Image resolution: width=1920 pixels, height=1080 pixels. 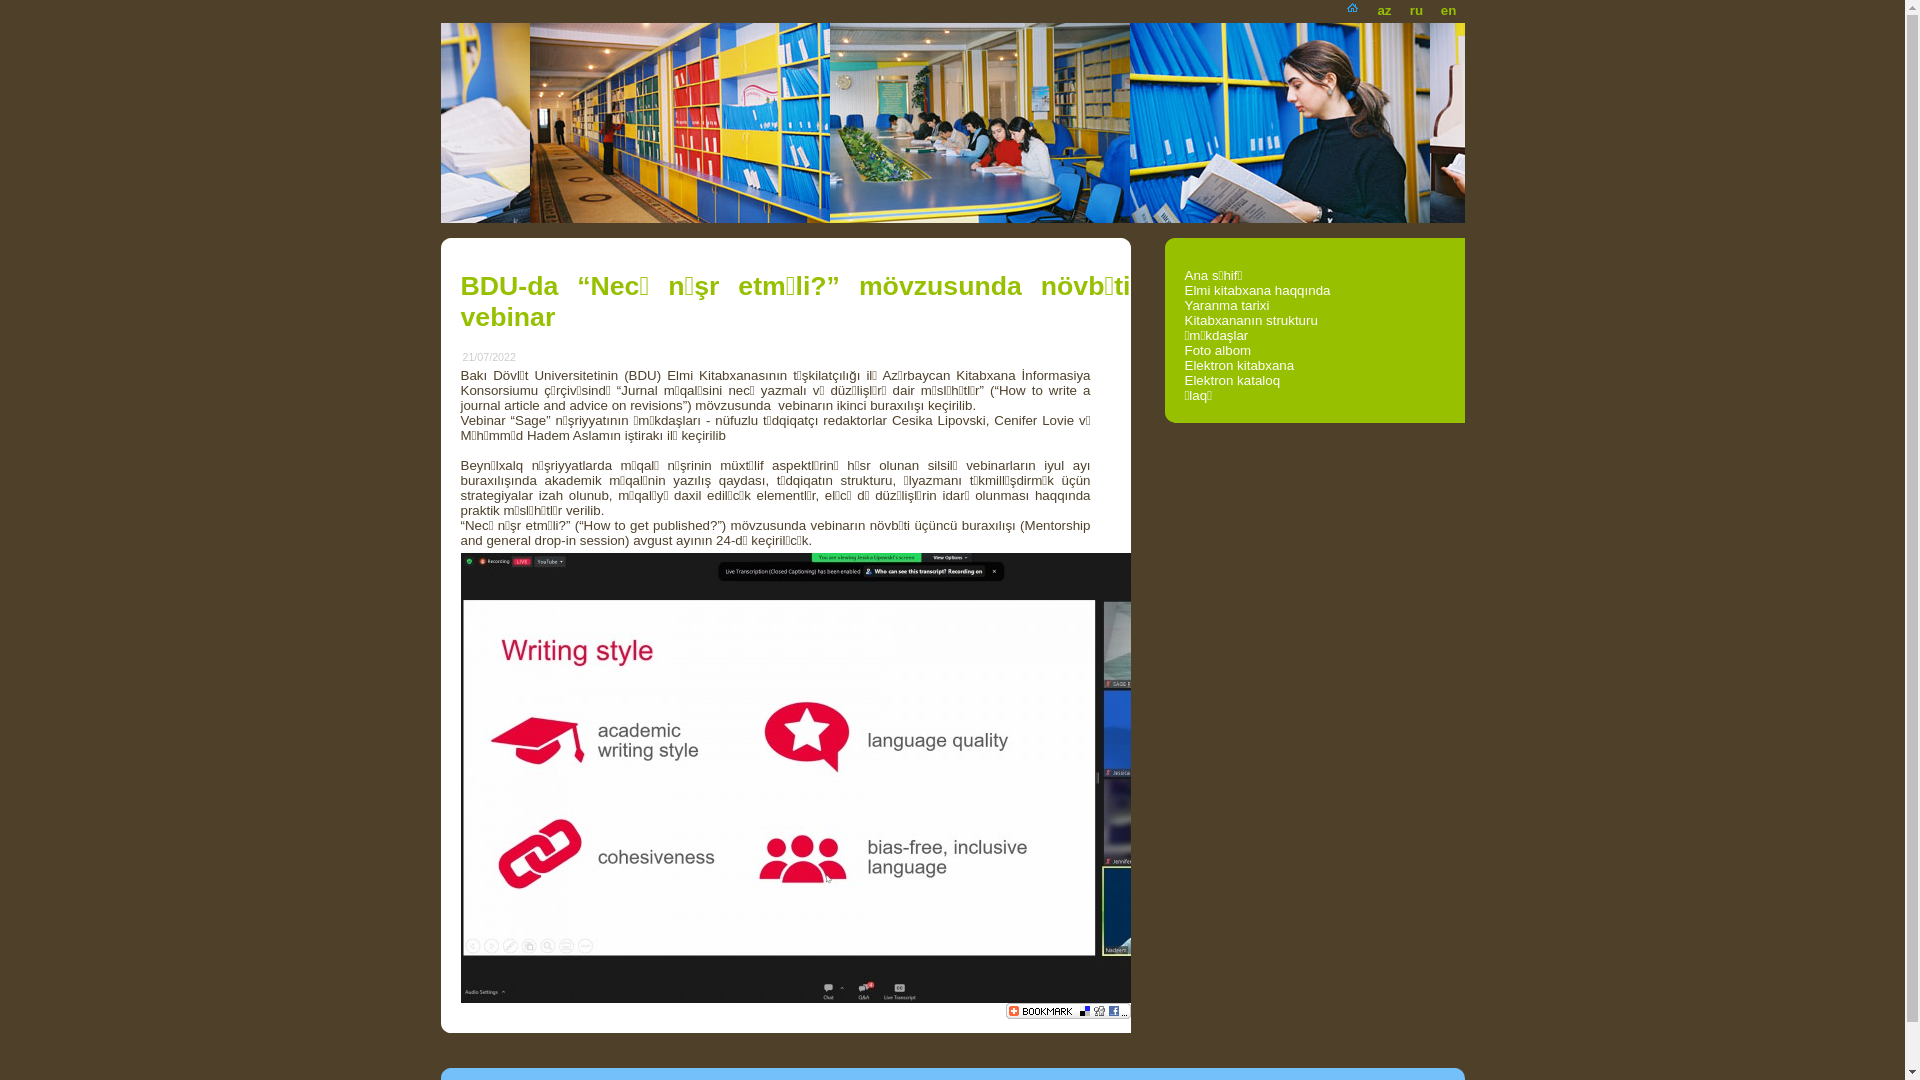 What do you see at coordinates (1237, 365) in the screenshot?
I see `'Elektron kitabxana'` at bounding box center [1237, 365].